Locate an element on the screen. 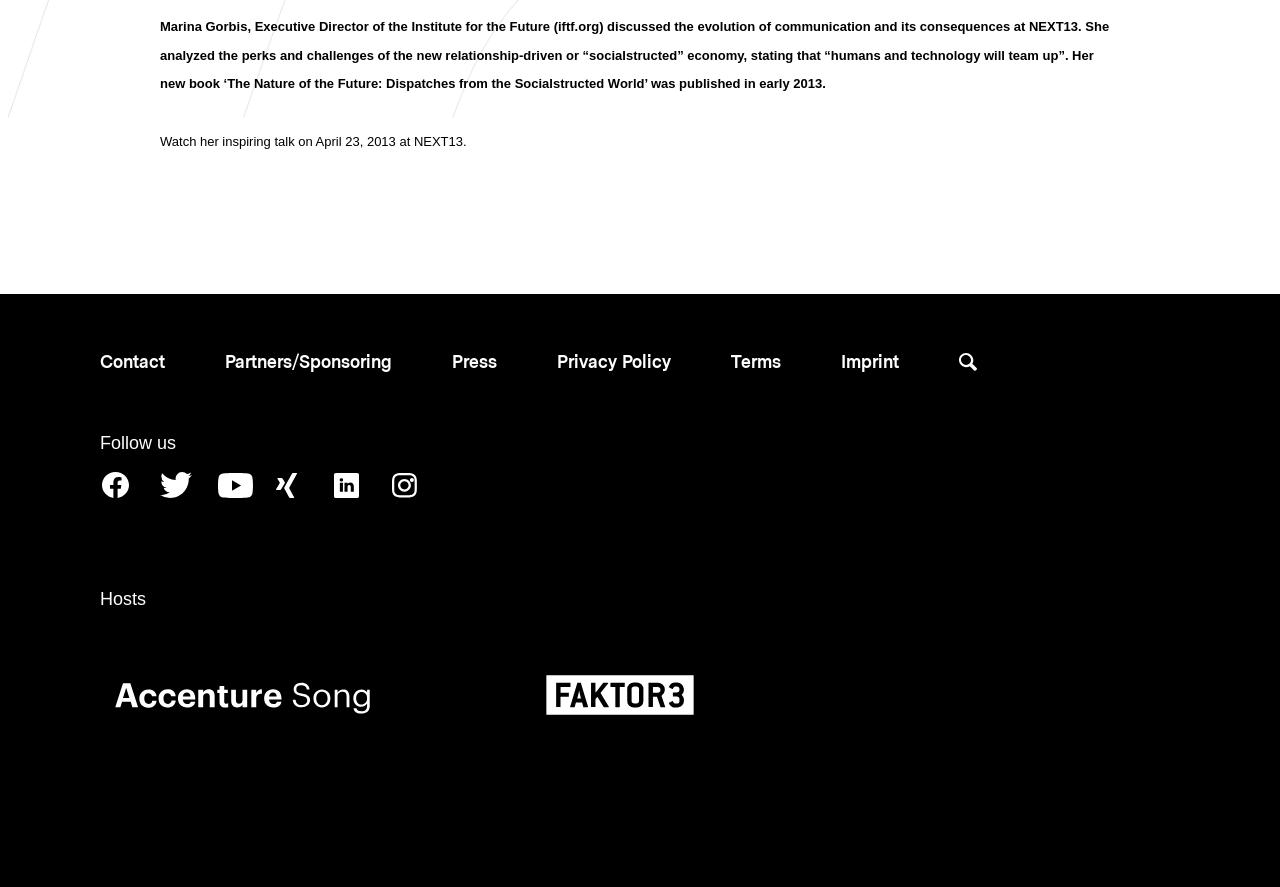 The width and height of the screenshot is (1280, 887). 'Privacy Policy' is located at coordinates (613, 359).